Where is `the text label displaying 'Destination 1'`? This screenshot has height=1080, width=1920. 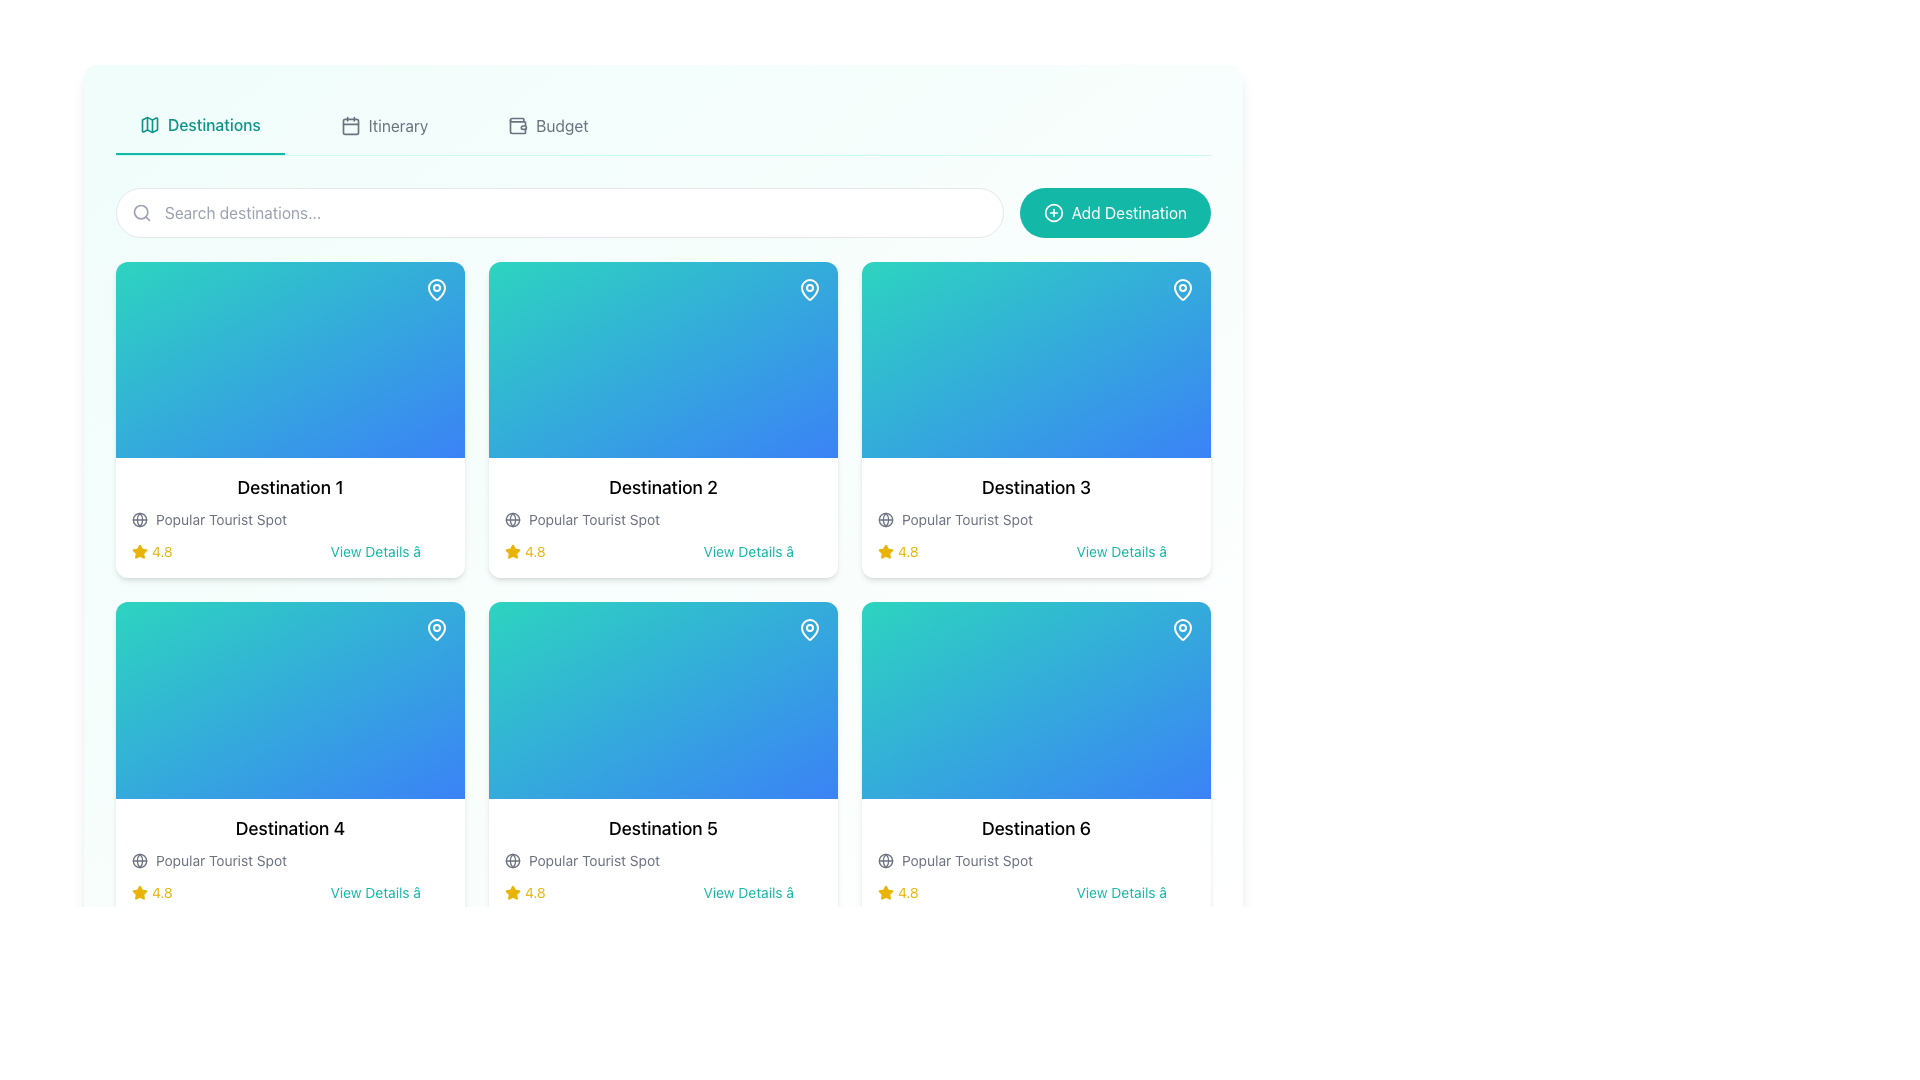 the text label displaying 'Destination 1' is located at coordinates (289, 488).